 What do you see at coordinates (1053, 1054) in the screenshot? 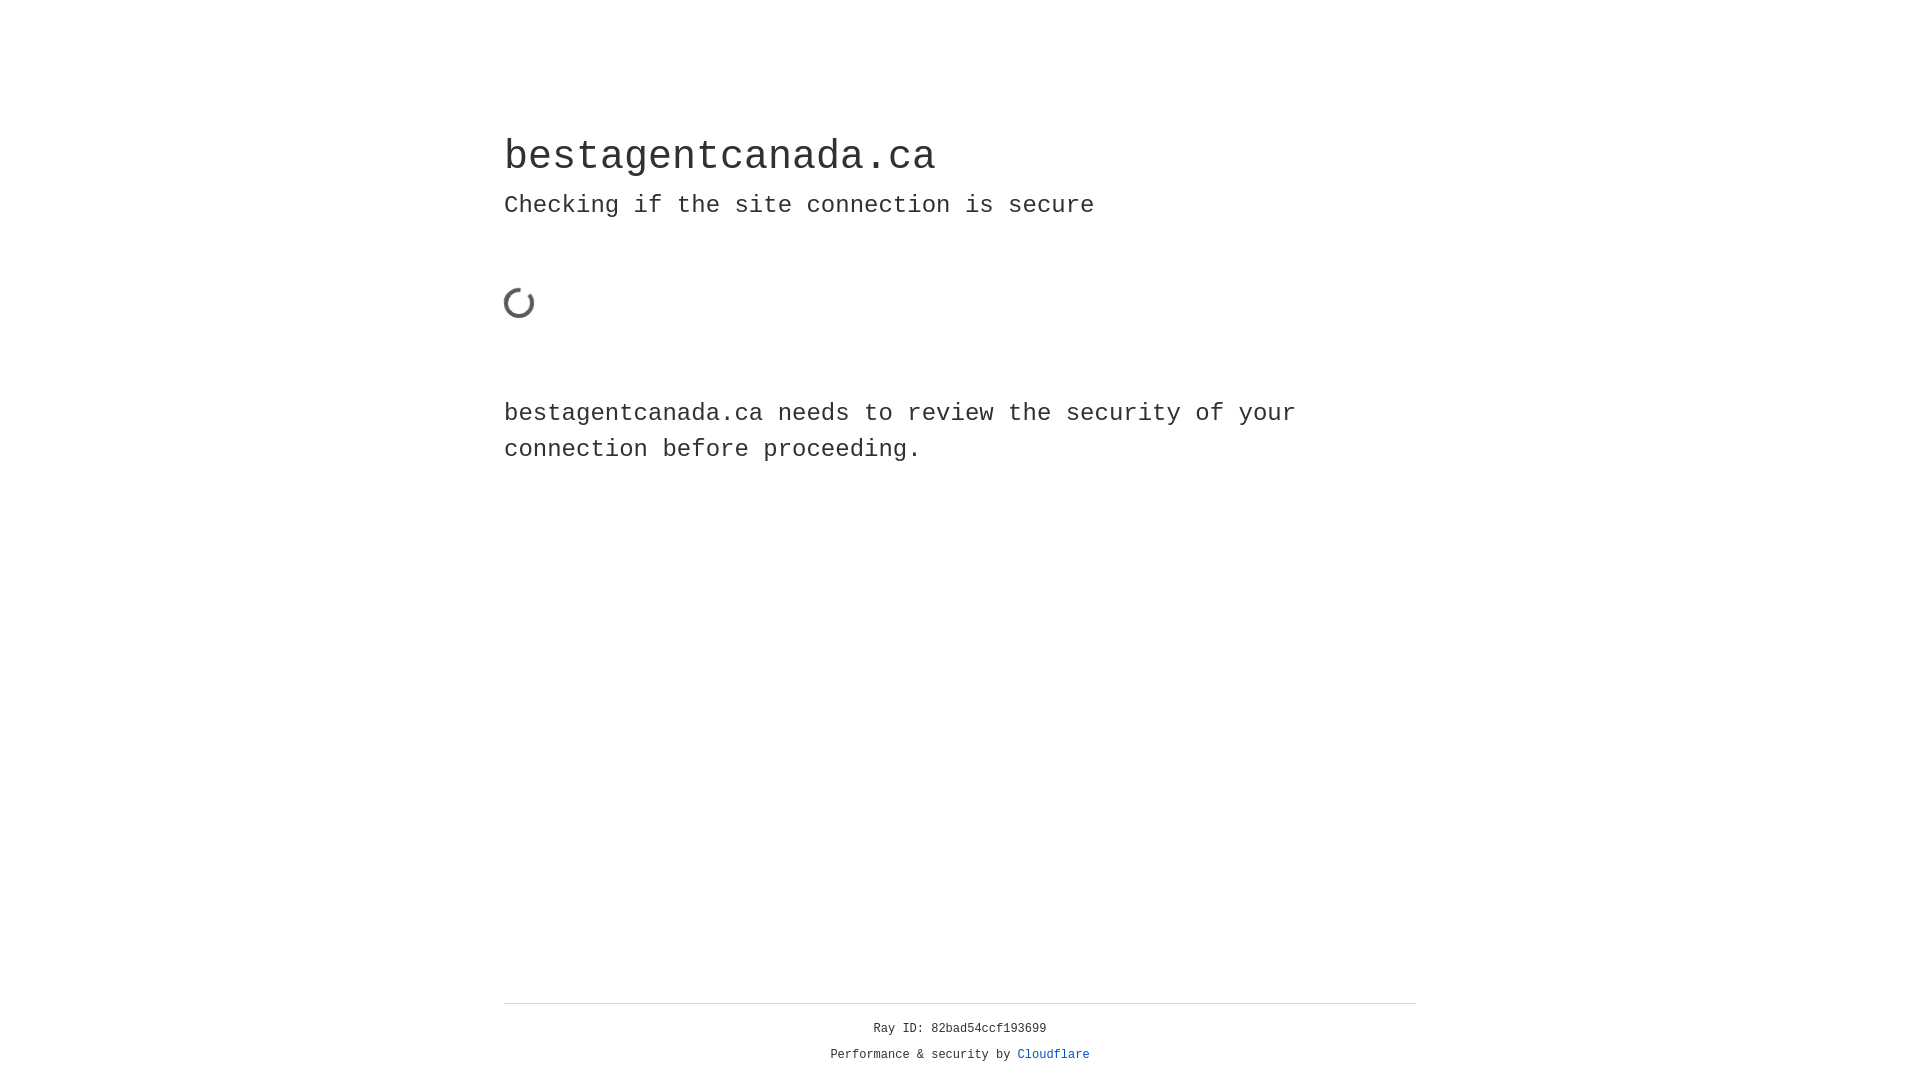
I see `'Cloudflare'` at bounding box center [1053, 1054].